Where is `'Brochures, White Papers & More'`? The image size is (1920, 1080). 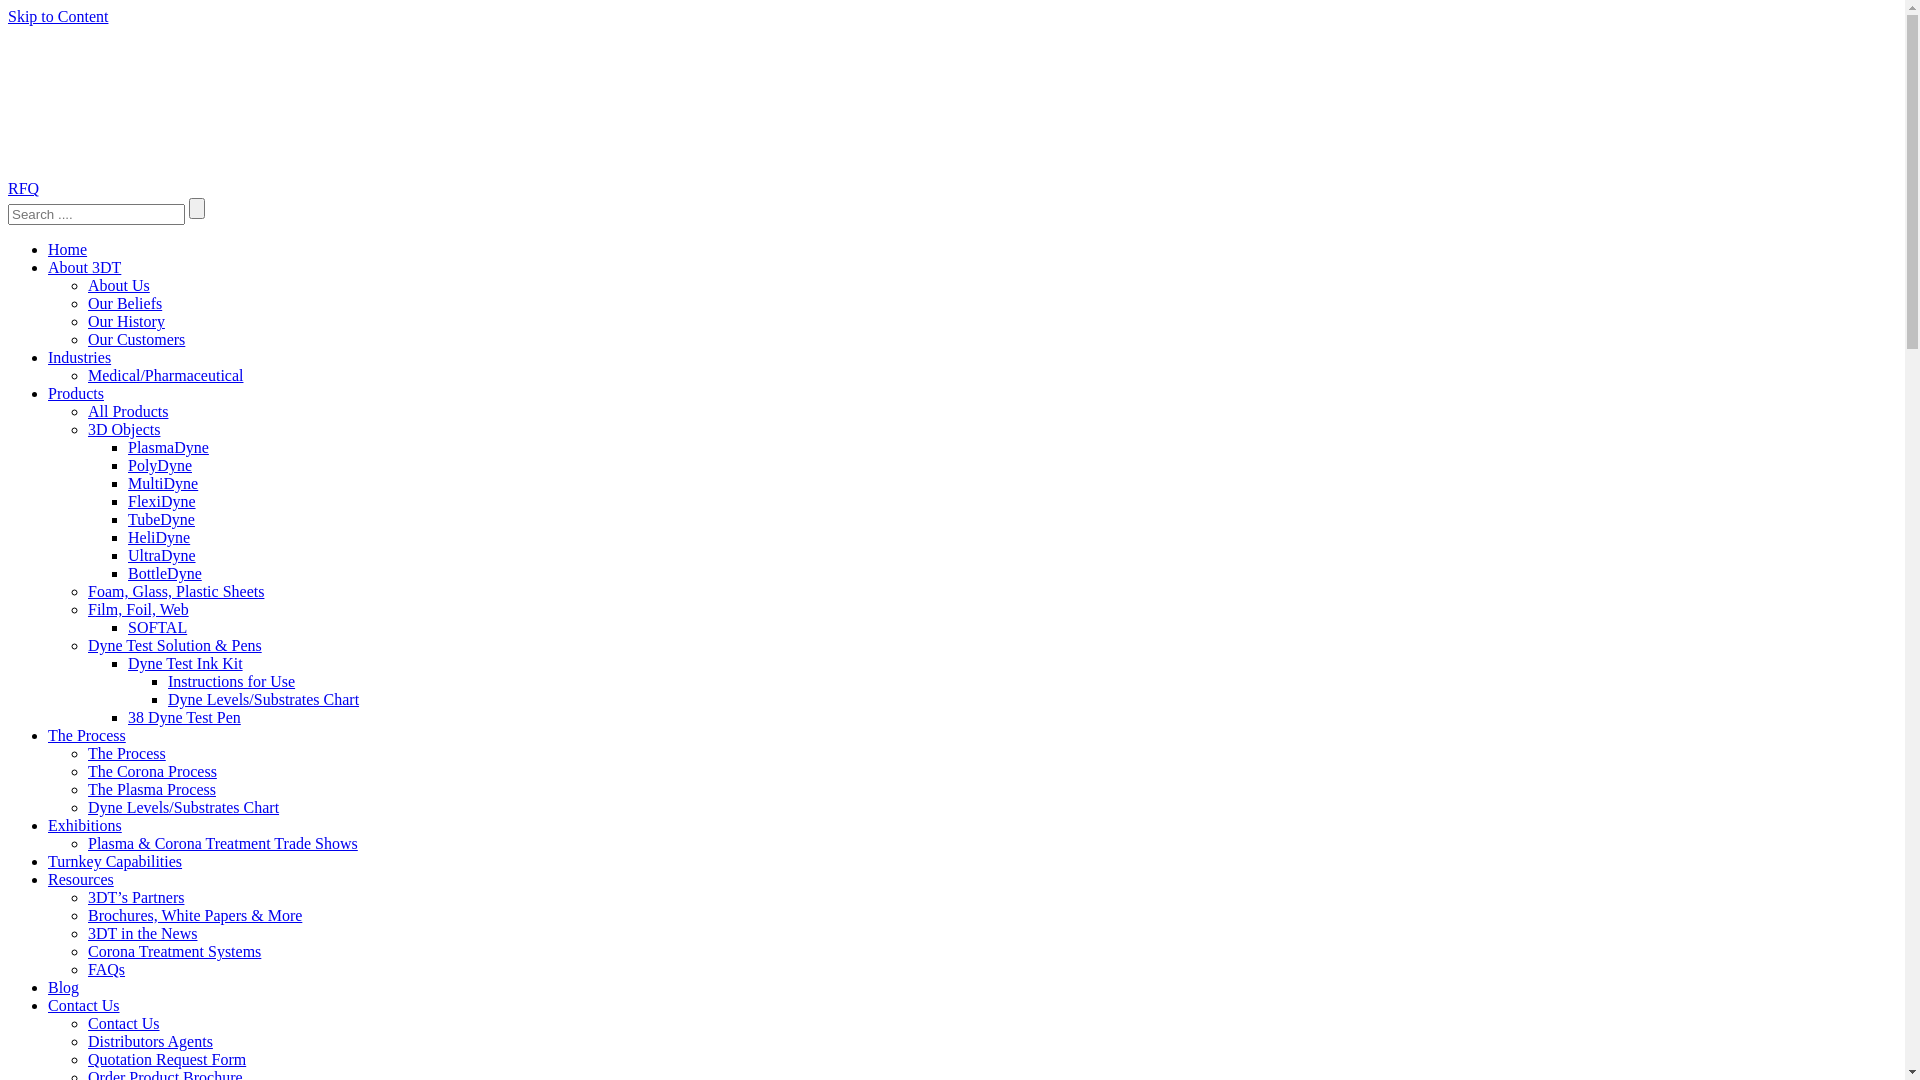
'Brochures, White Papers & More' is located at coordinates (86, 915).